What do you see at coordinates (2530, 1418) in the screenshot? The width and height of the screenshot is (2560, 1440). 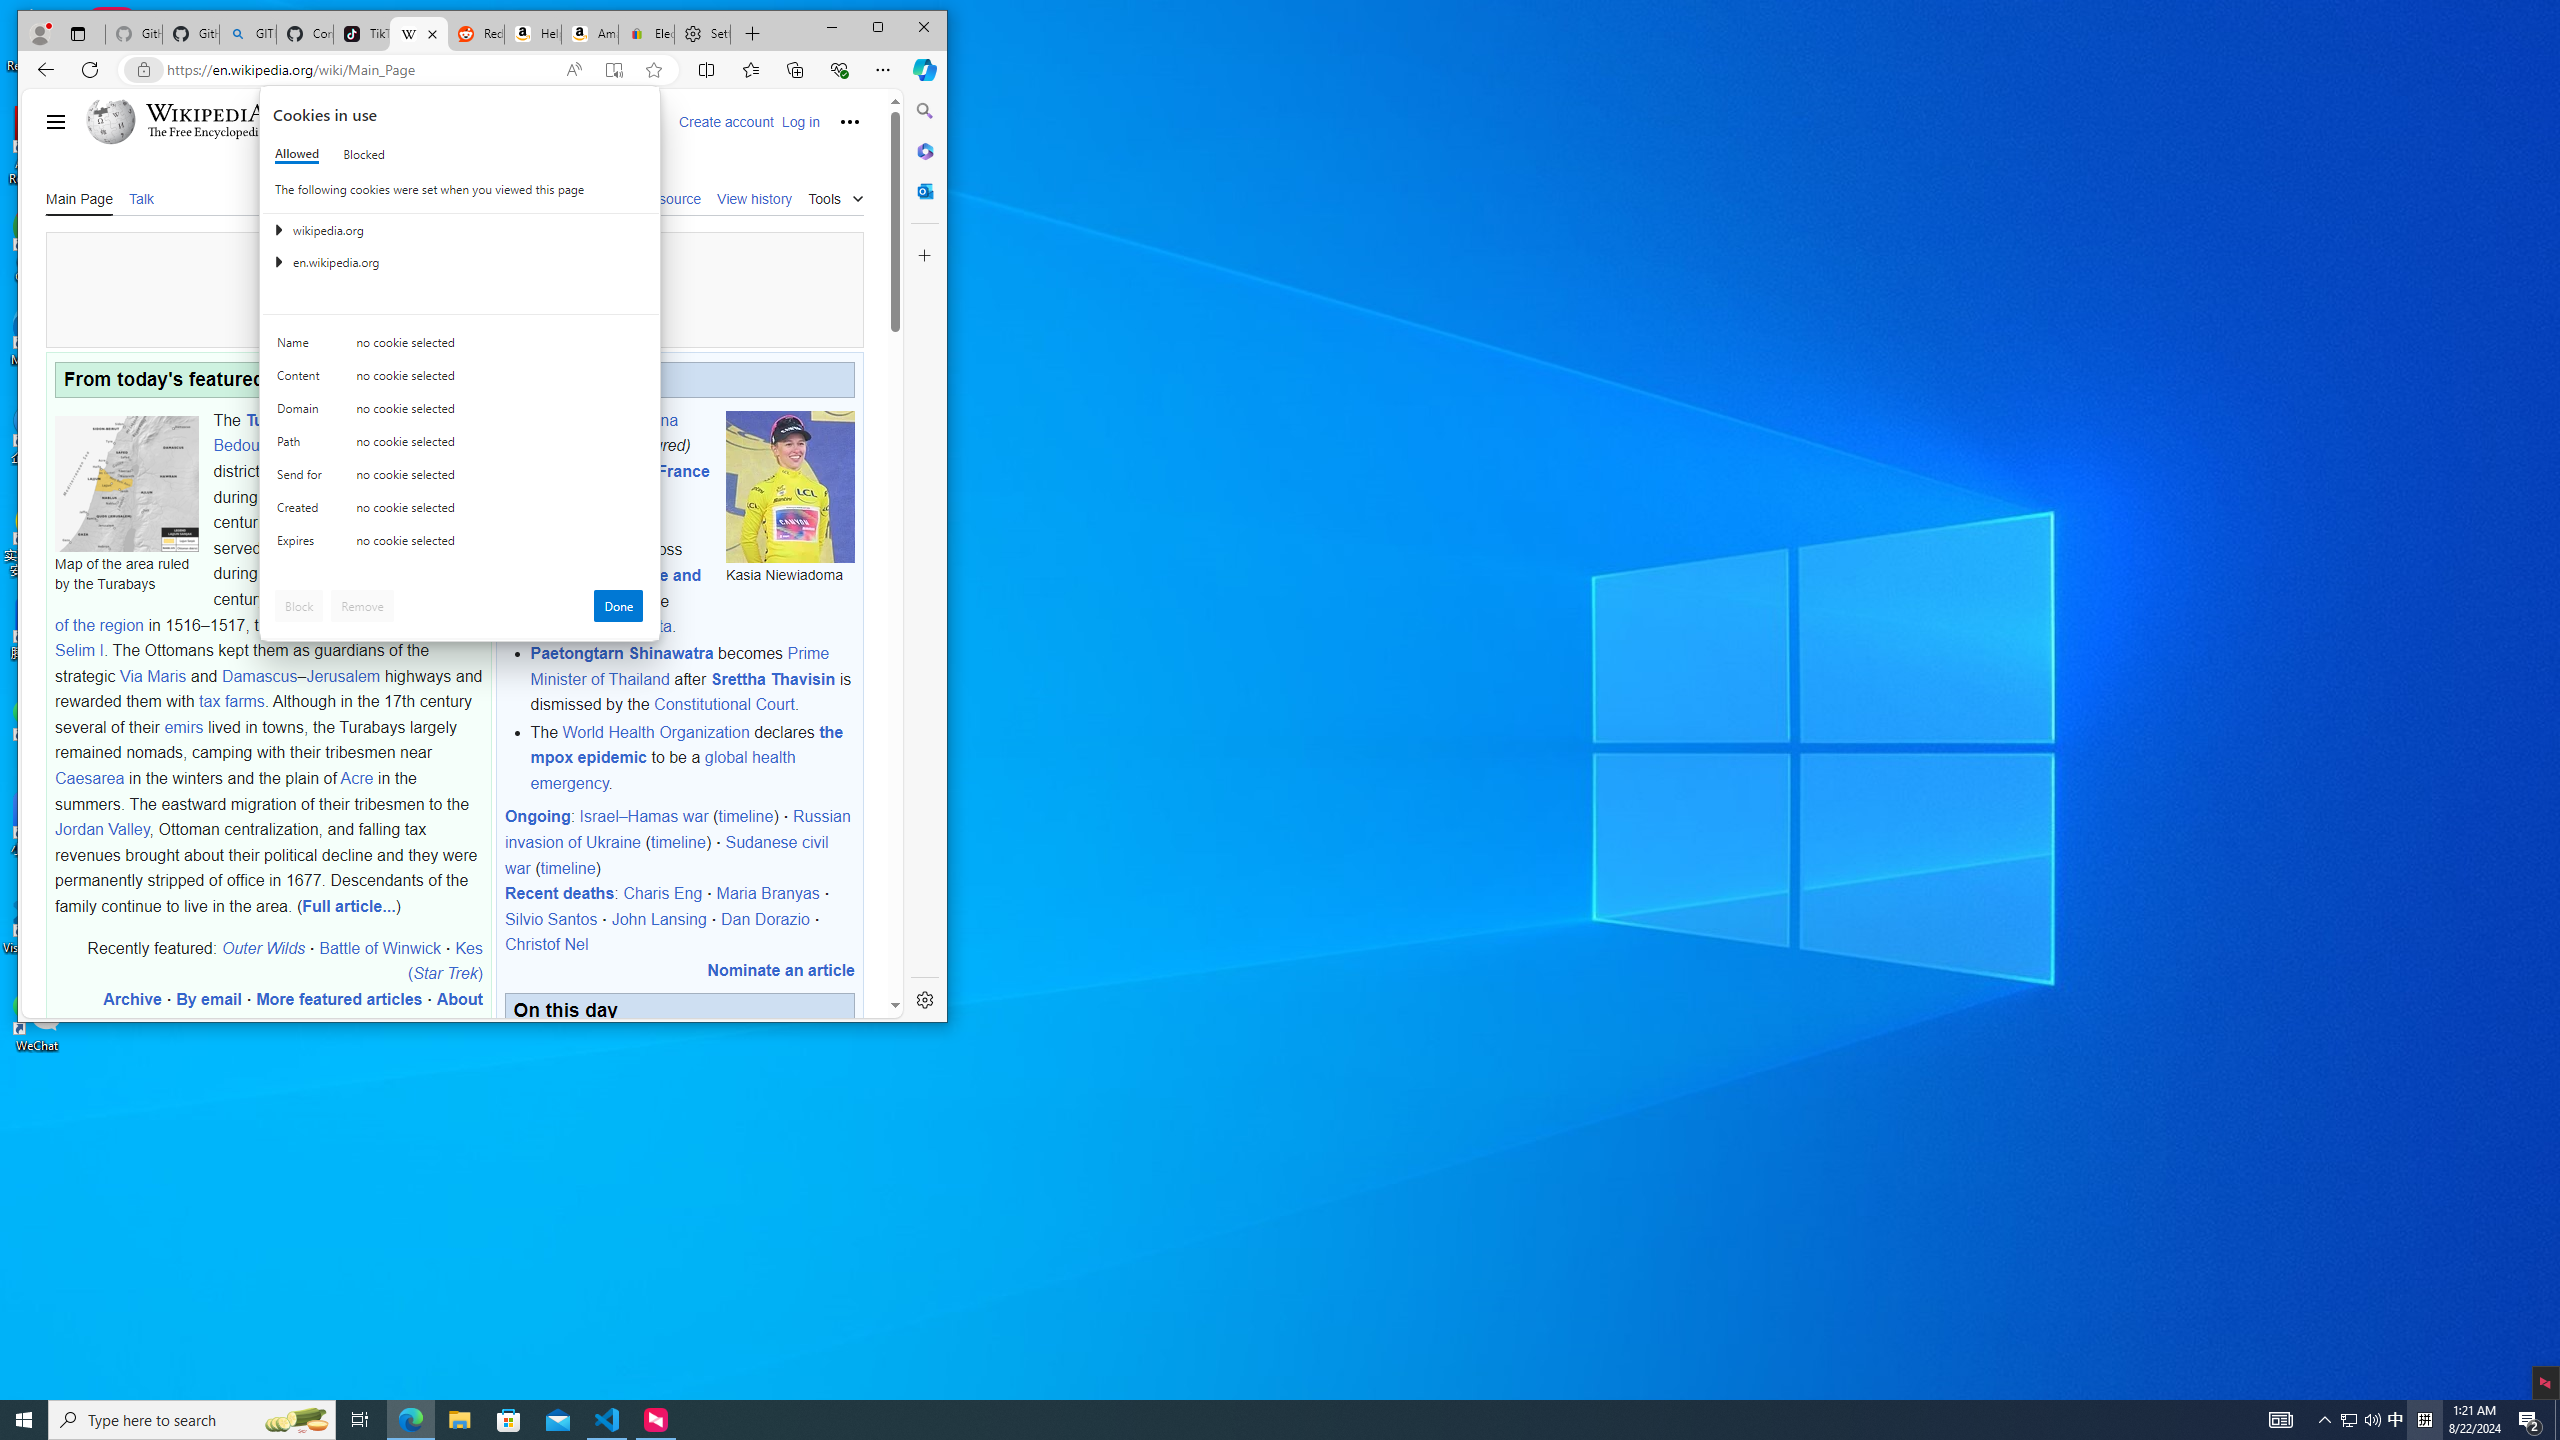 I see `'Action Center, 2 new notifications'` at bounding box center [2530, 1418].